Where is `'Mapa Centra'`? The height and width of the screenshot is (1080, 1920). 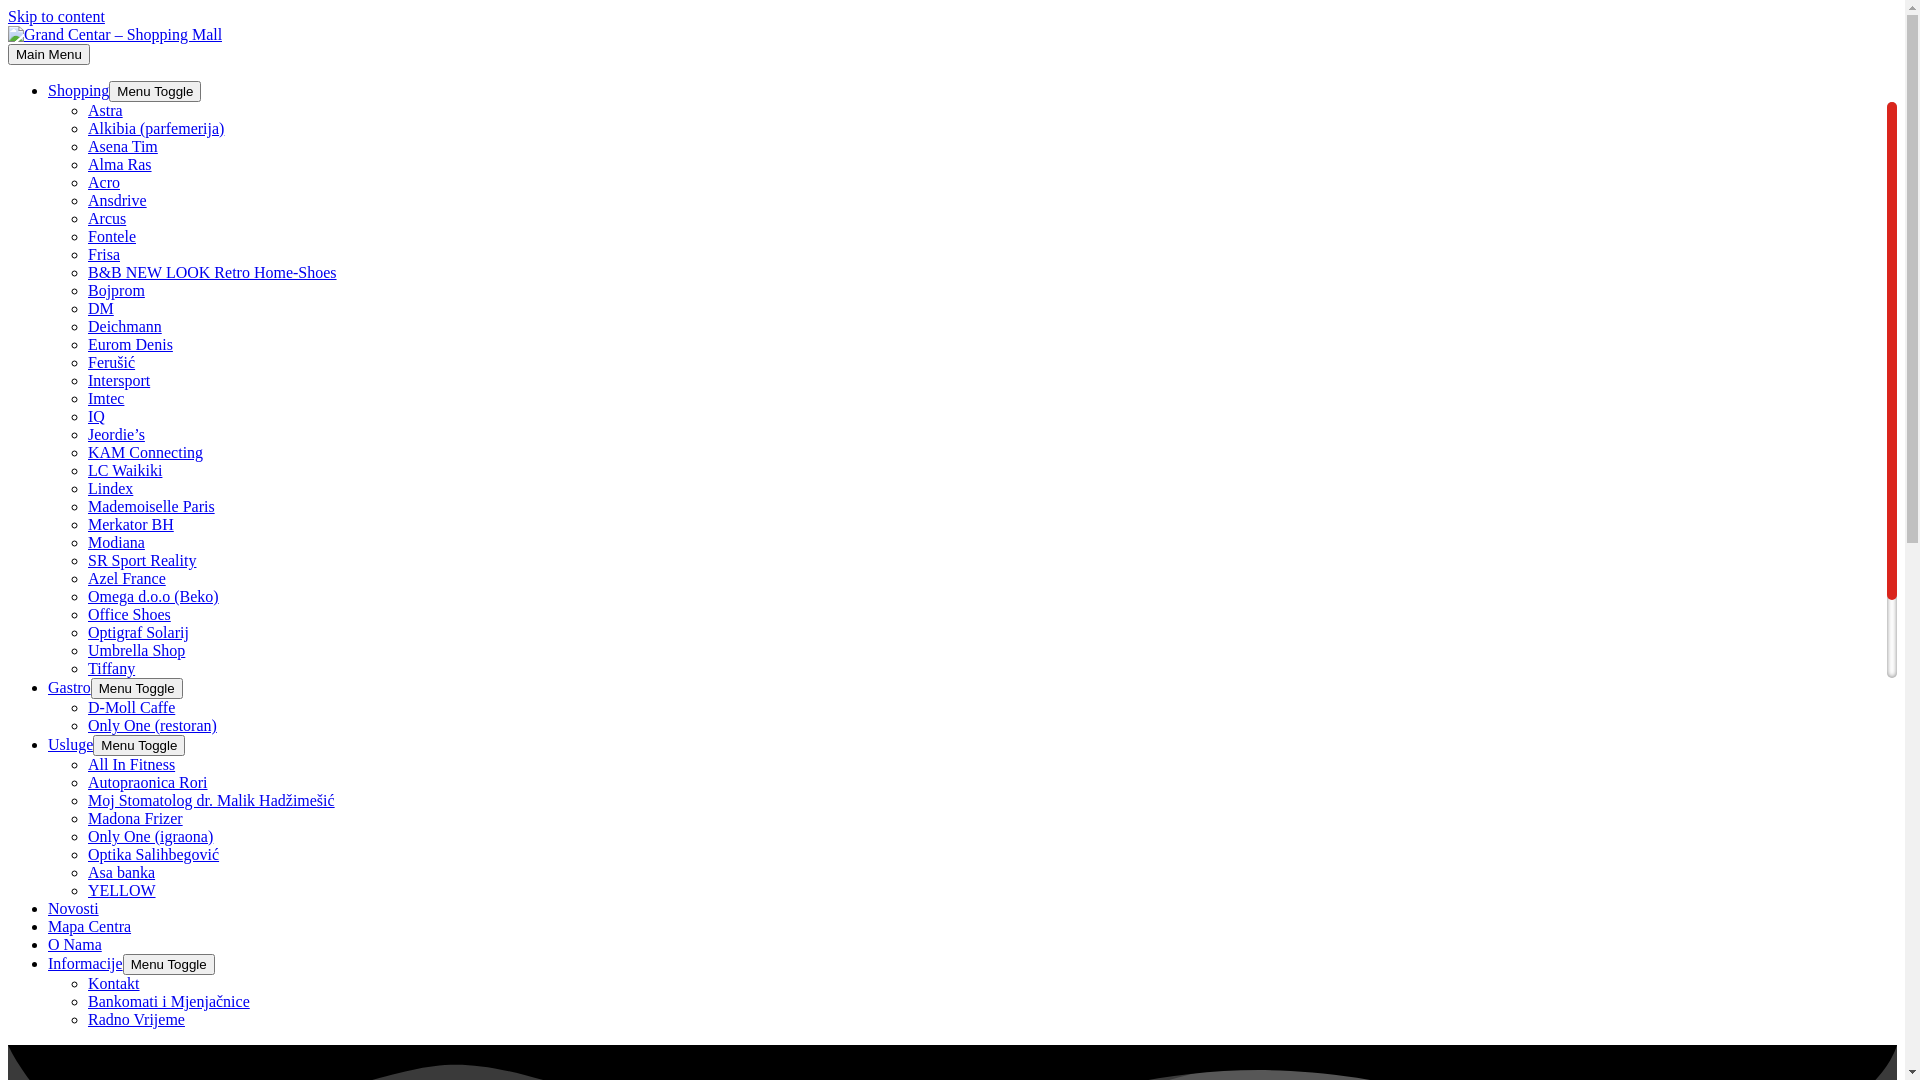
'Mapa Centra' is located at coordinates (88, 926).